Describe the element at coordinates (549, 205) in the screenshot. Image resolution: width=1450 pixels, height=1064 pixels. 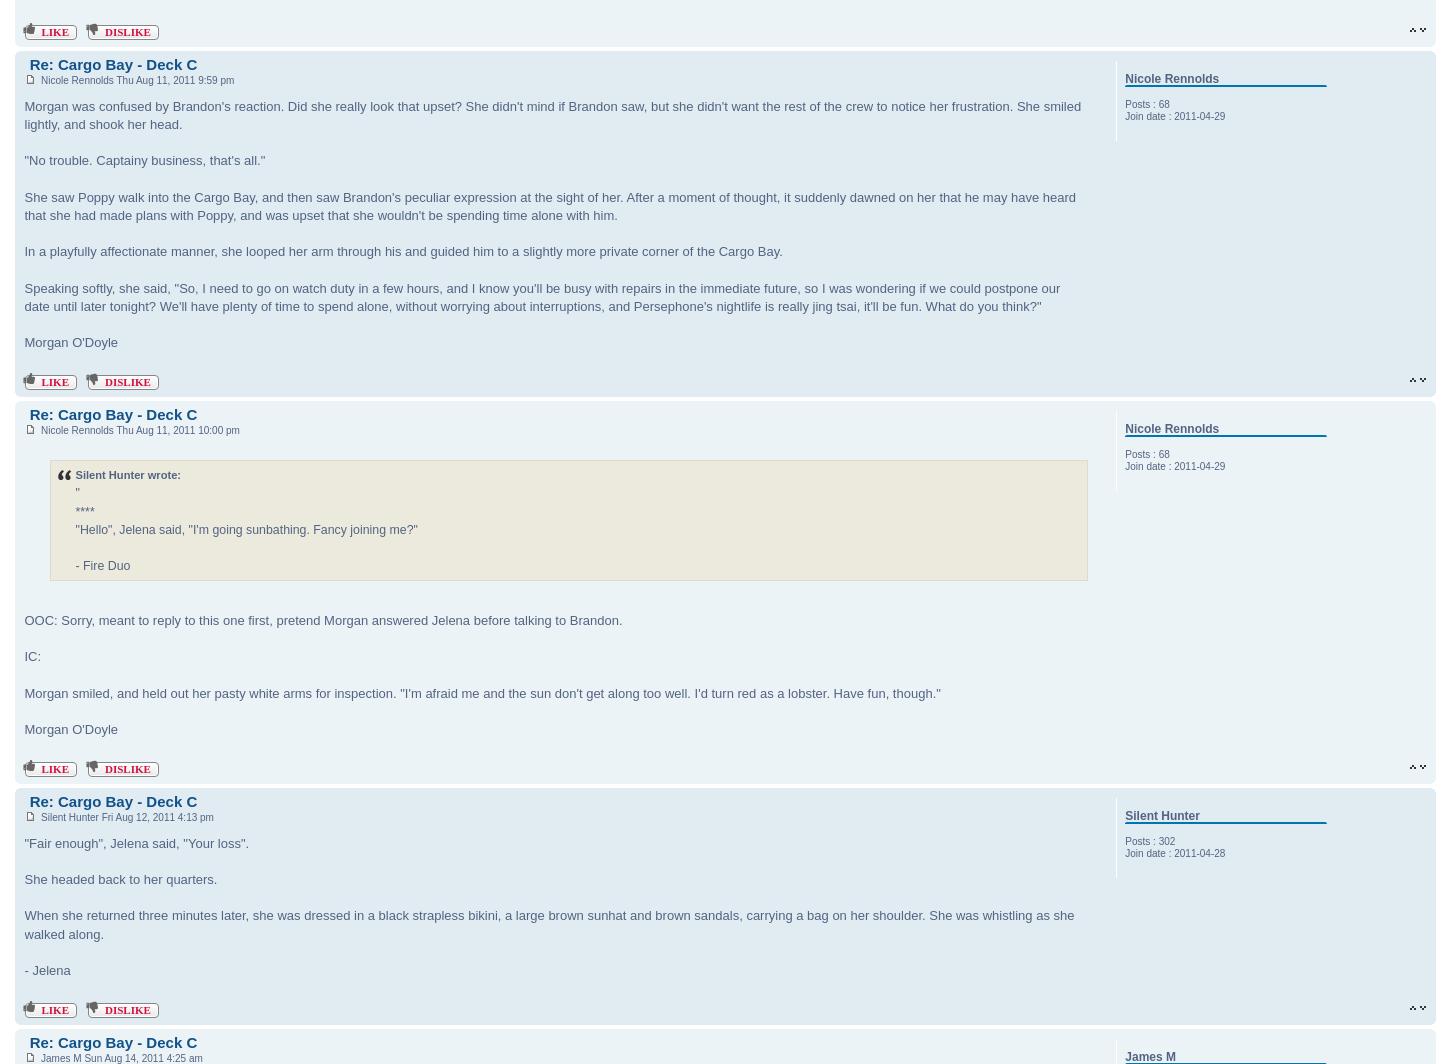
I see `'She saw Poppy walk into the Cargo Bay, and then saw Brandon's peculiar expression at the sight of her. After a moment of thought, it suddenly dawned on her that he may have heard that she had made plans with Poppy, and was upset that she wouldn't be spending time alone with him.'` at that location.